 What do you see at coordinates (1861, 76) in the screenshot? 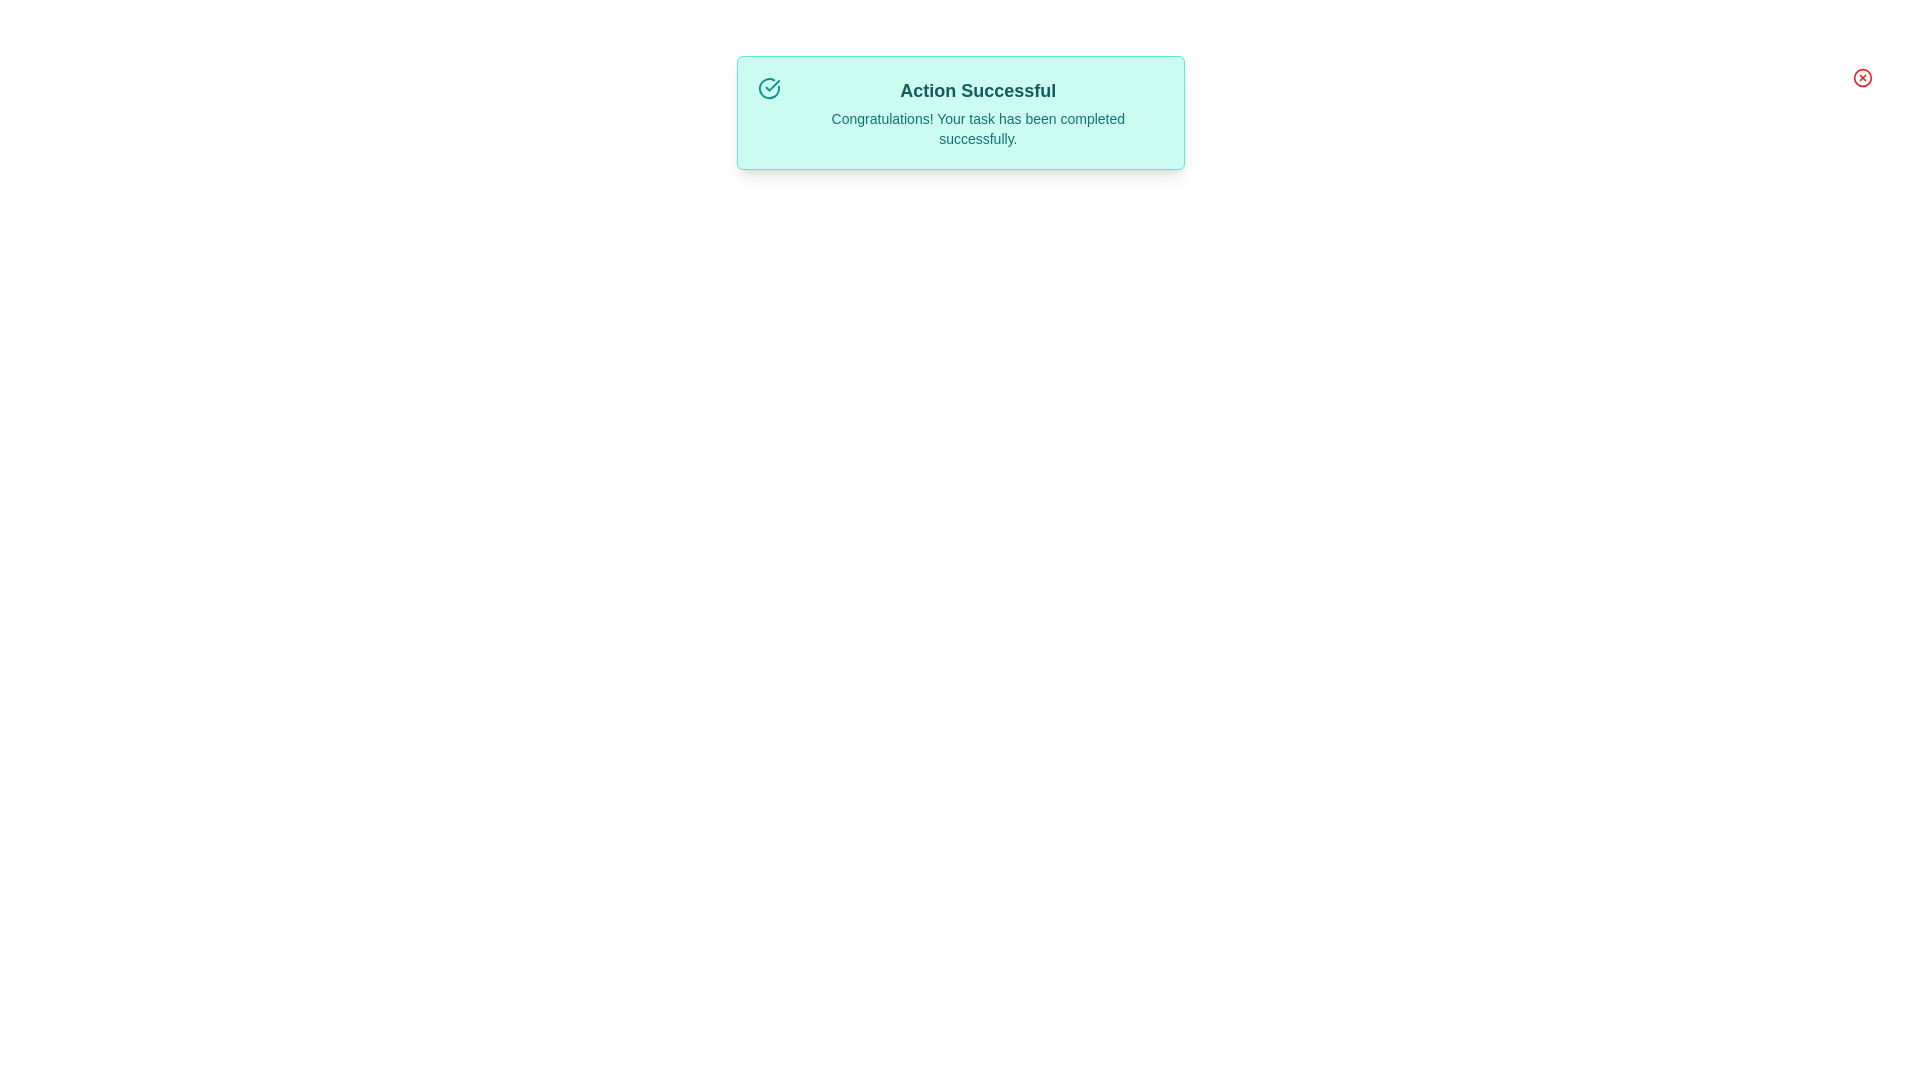
I see `close button in the top-right corner of the alert` at bounding box center [1861, 76].